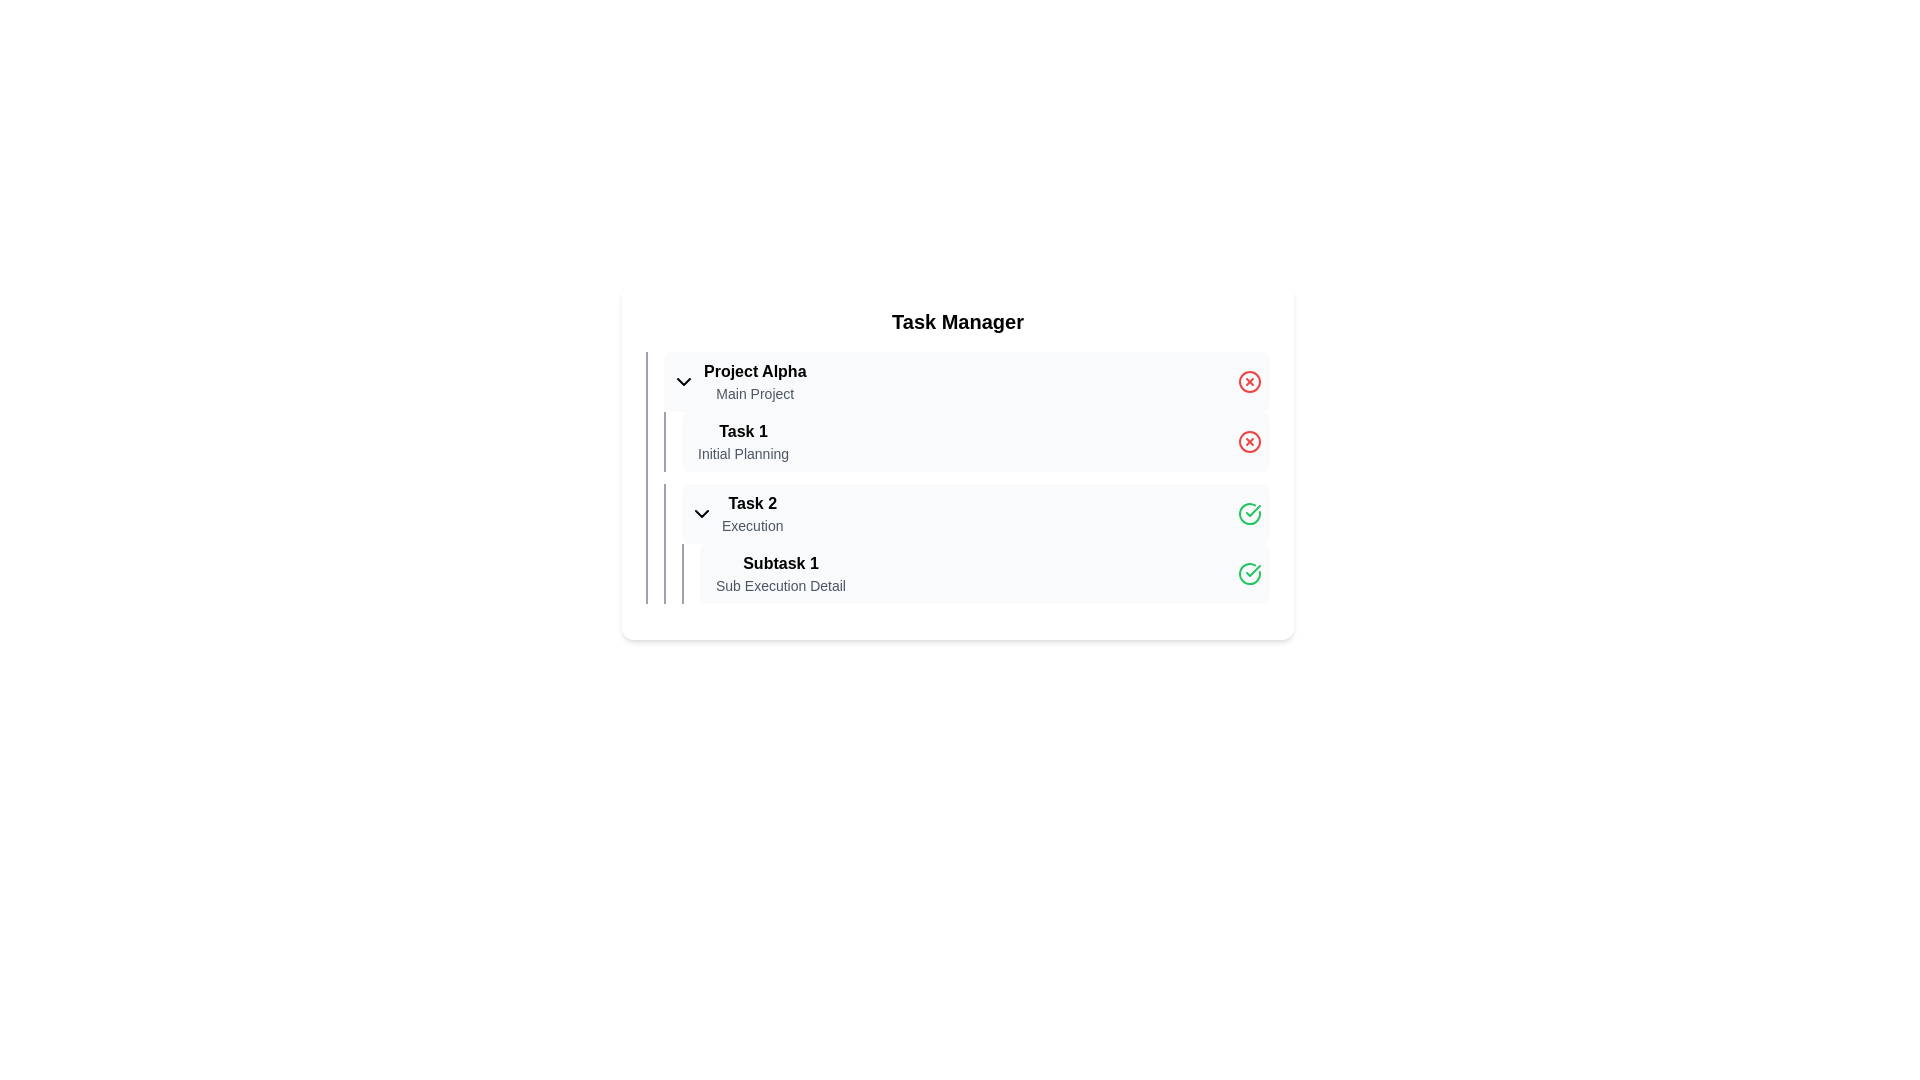 The width and height of the screenshot is (1920, 1080). I want to click on the SVG checkmark icon indicating the completion of 'Subtask 1', located near the bottom of the task list interface, so click(1252, 509).